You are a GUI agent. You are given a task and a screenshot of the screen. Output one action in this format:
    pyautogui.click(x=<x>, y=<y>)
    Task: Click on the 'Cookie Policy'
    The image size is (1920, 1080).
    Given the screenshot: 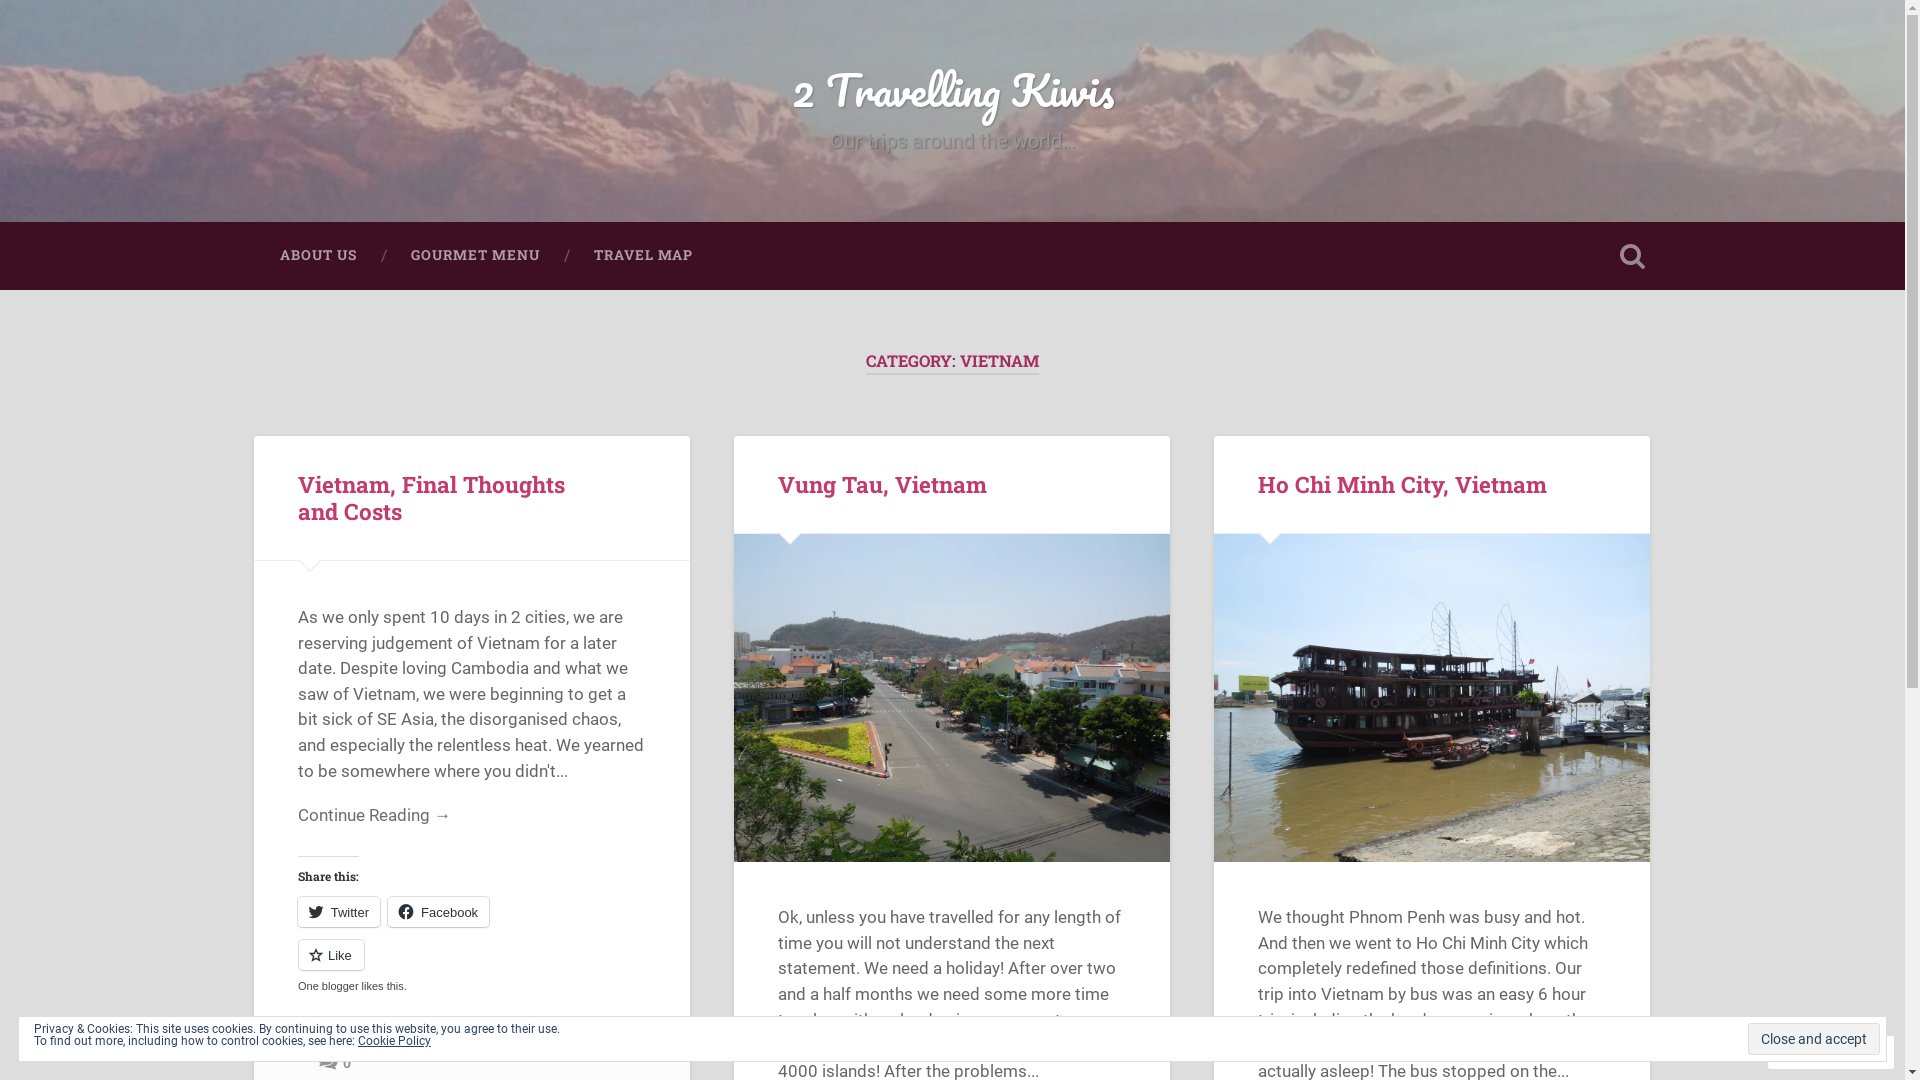 What is the action you would take?
    pyautogui.click(x=358, y=1040)
    